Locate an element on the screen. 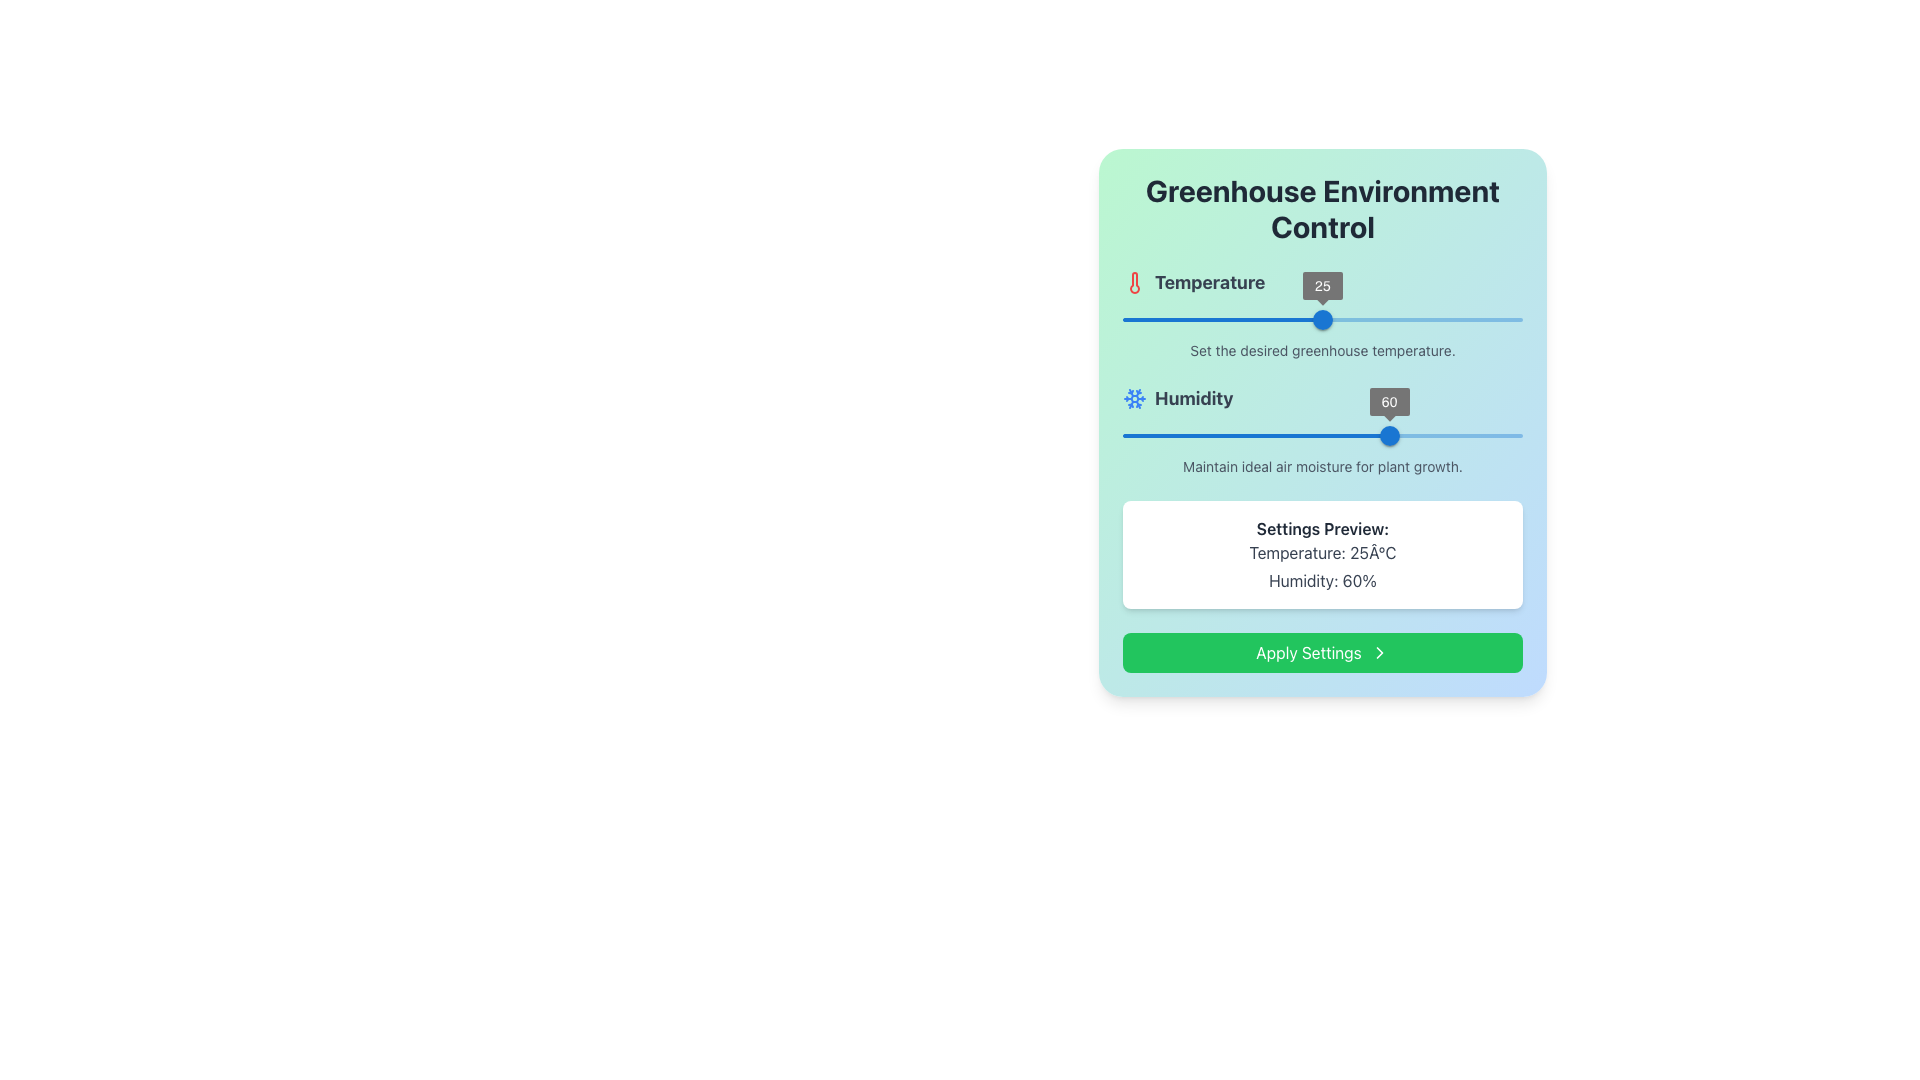 Image resolution: width=1920 pixels, height=1080 pixels. the humidity level is located at coordinates (1299, 434).